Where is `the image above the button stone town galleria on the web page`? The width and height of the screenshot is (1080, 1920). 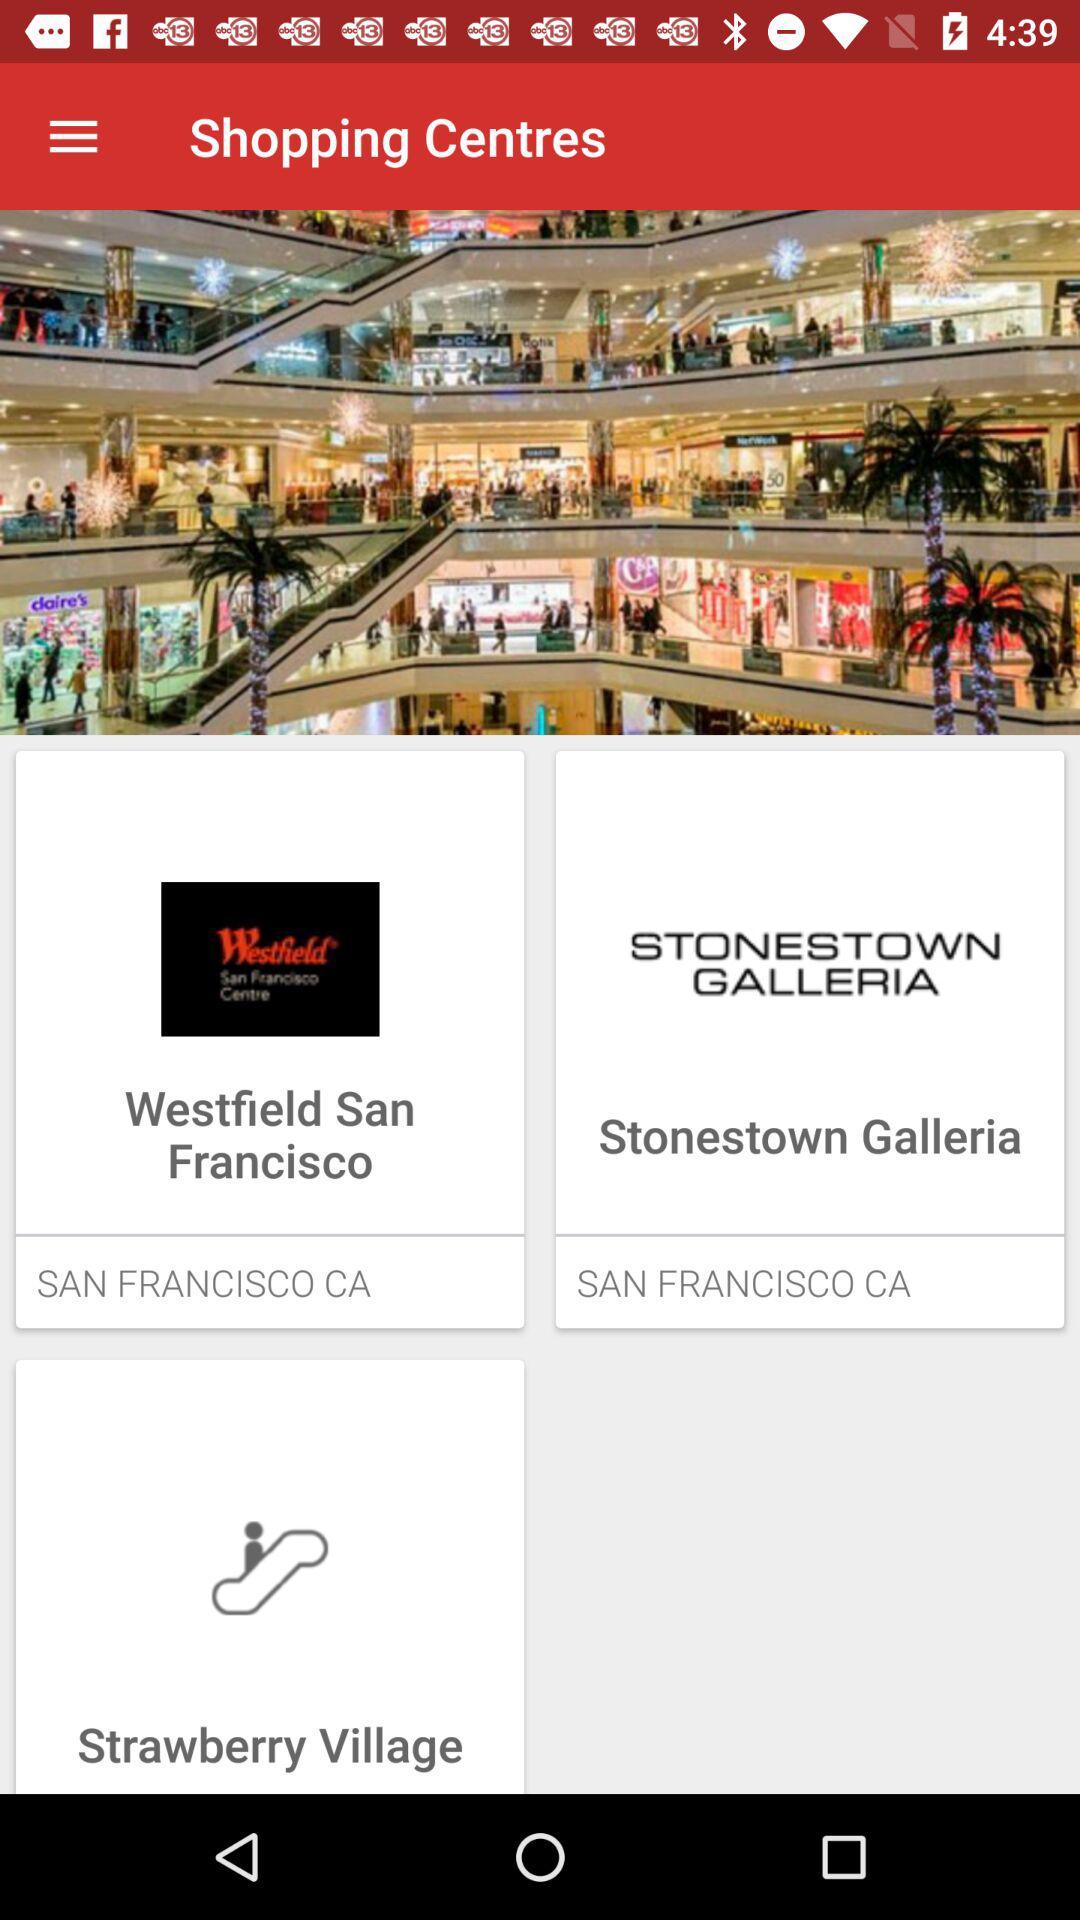 the image above the button stone town galleria on the web page is located at coordinates (810, 958).